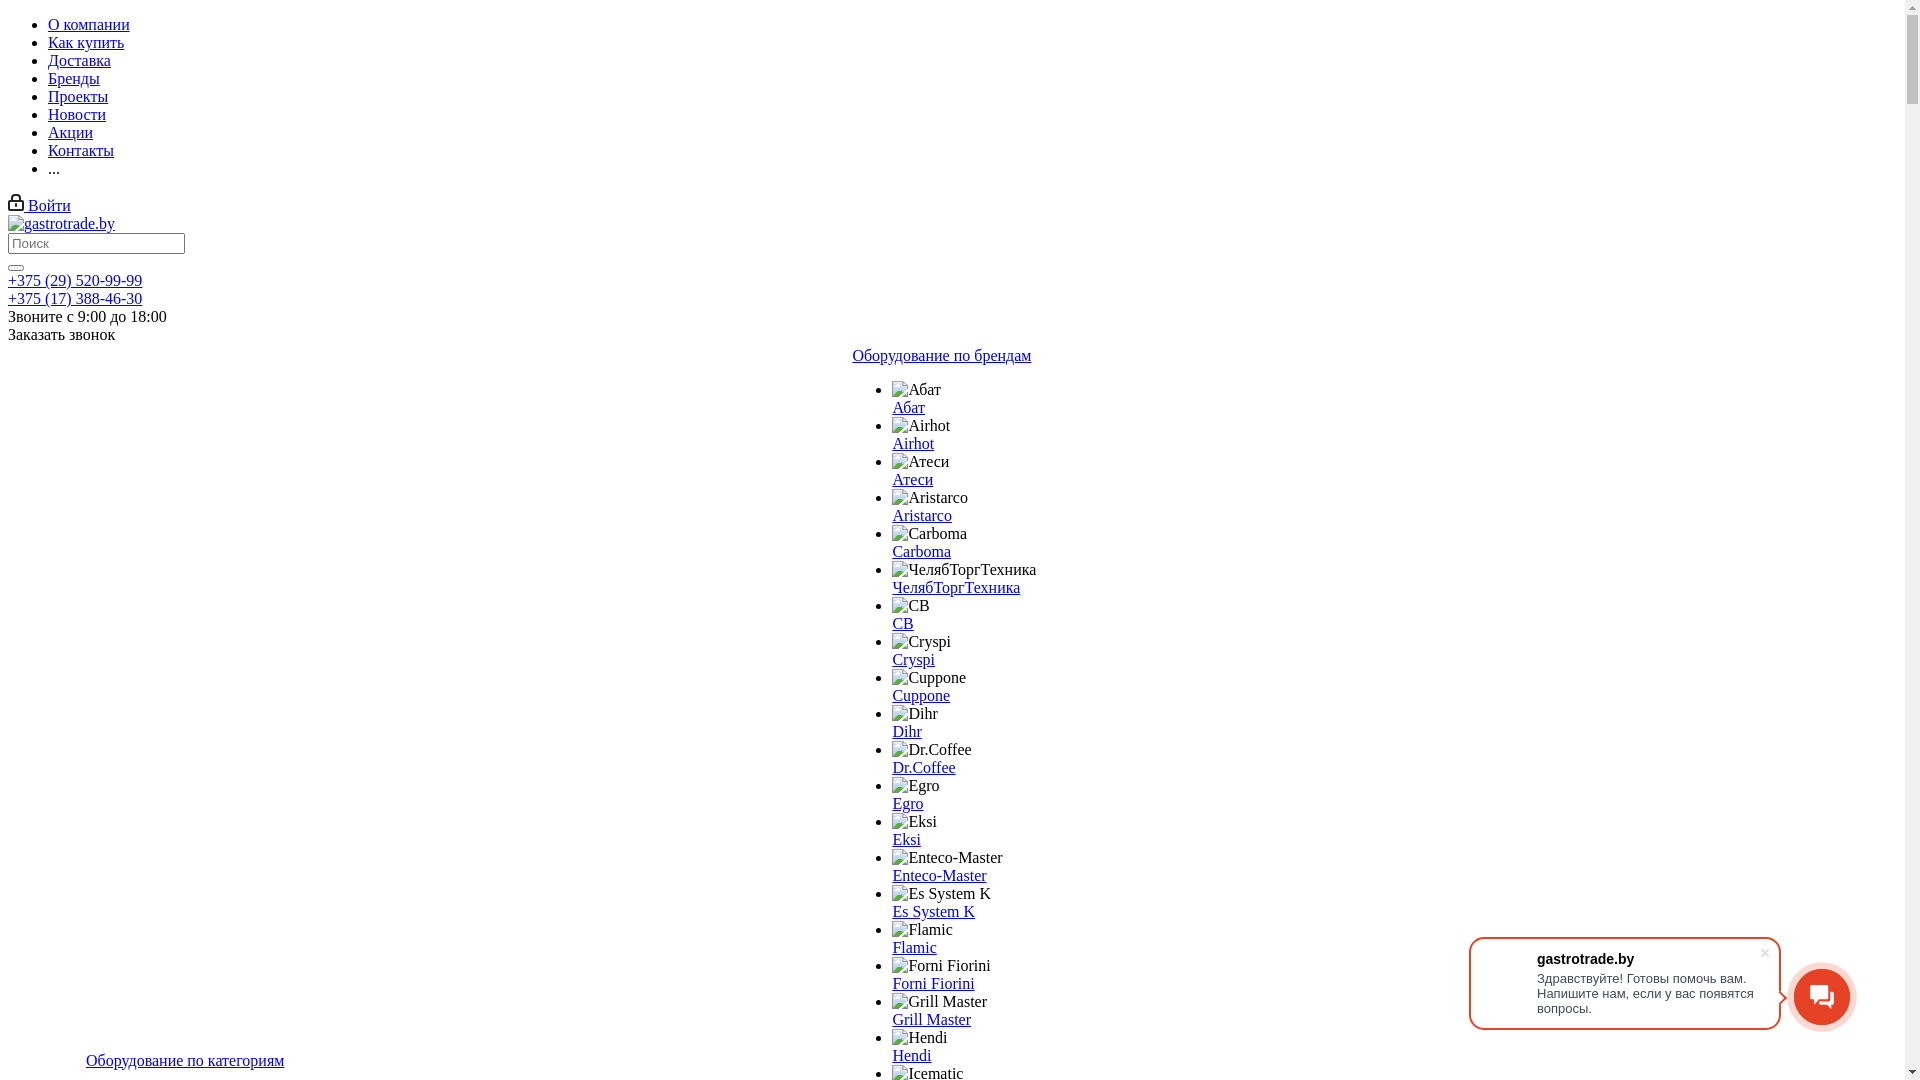 This screenshot has width=1920, height=1080. I want to click on 'Dihr', so click(913, 712).